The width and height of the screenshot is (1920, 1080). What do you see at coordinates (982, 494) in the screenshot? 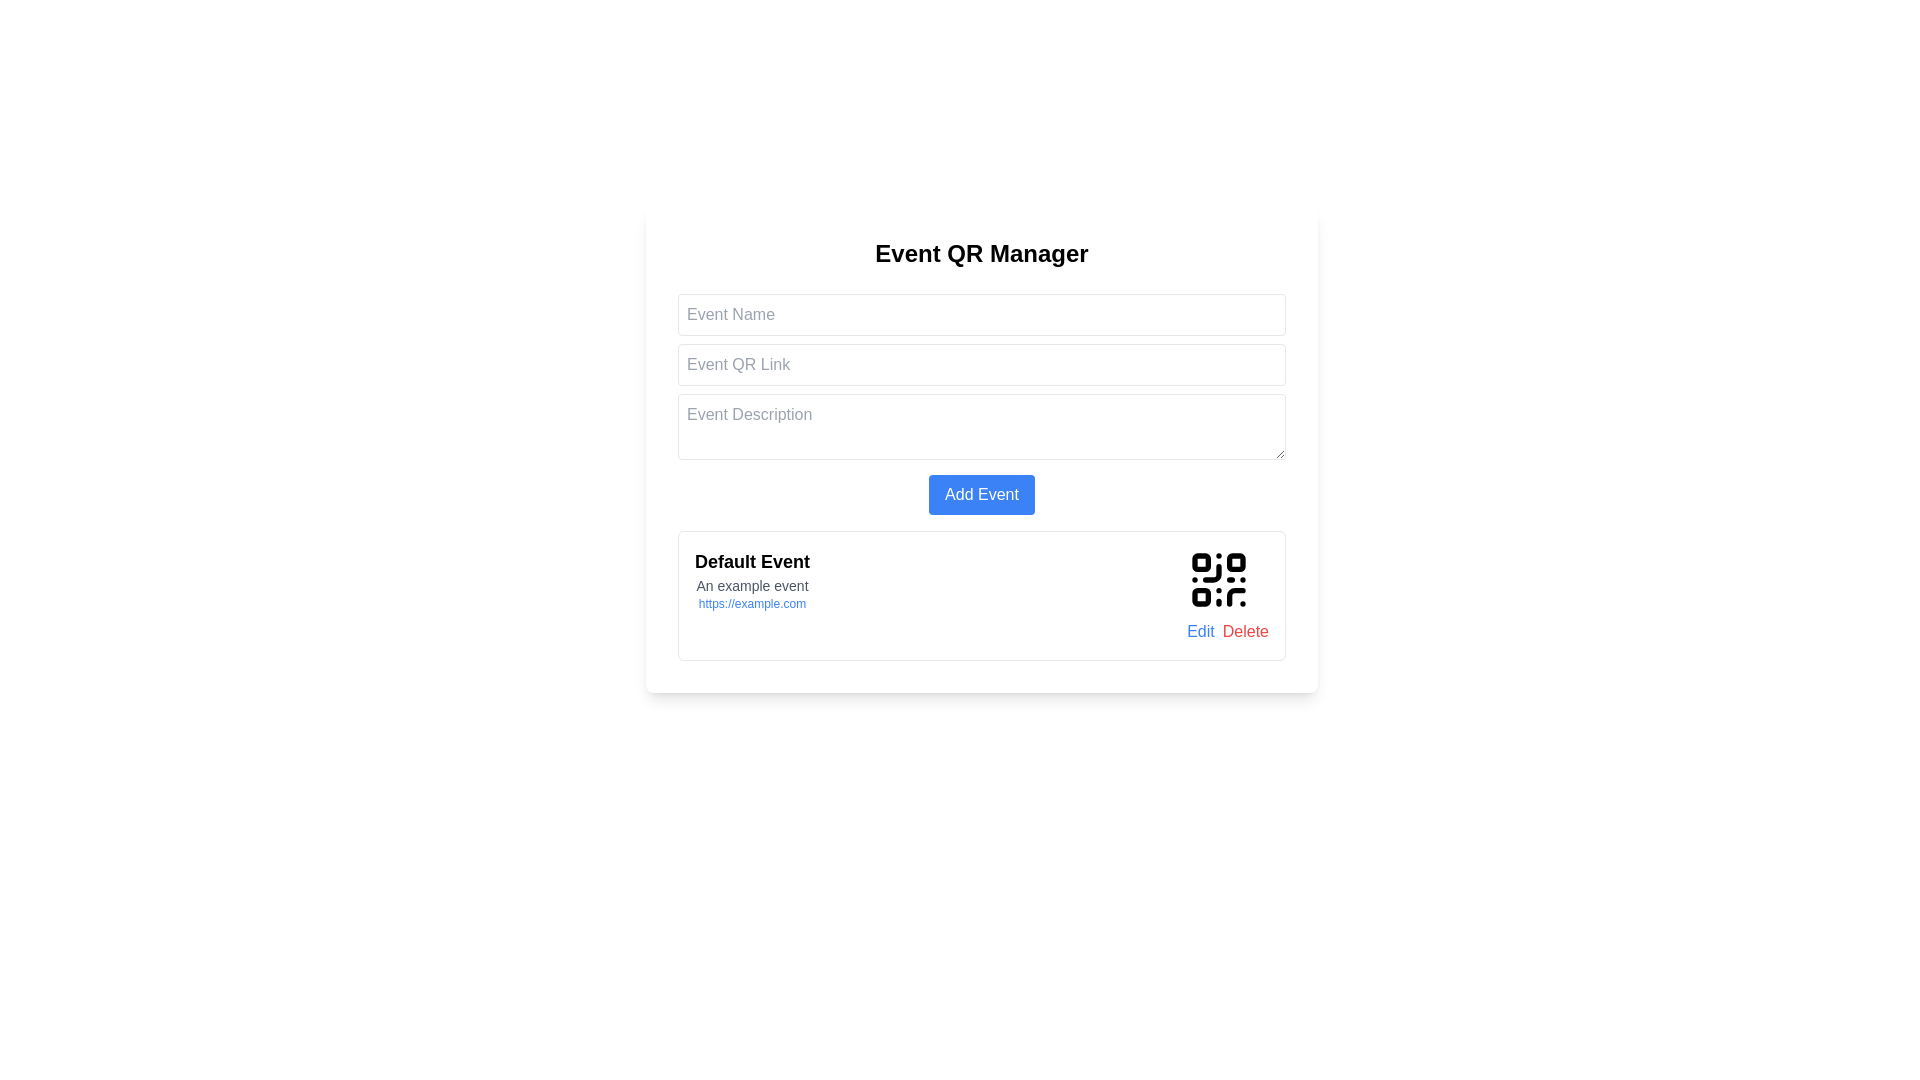
I see `the 'Add Event' button, which has a blue background and white text, positioned centrally below the input fields for 'Event Name,' 'Event QR Link,' and 'Event Description.'` at bounding box center [982, 494].